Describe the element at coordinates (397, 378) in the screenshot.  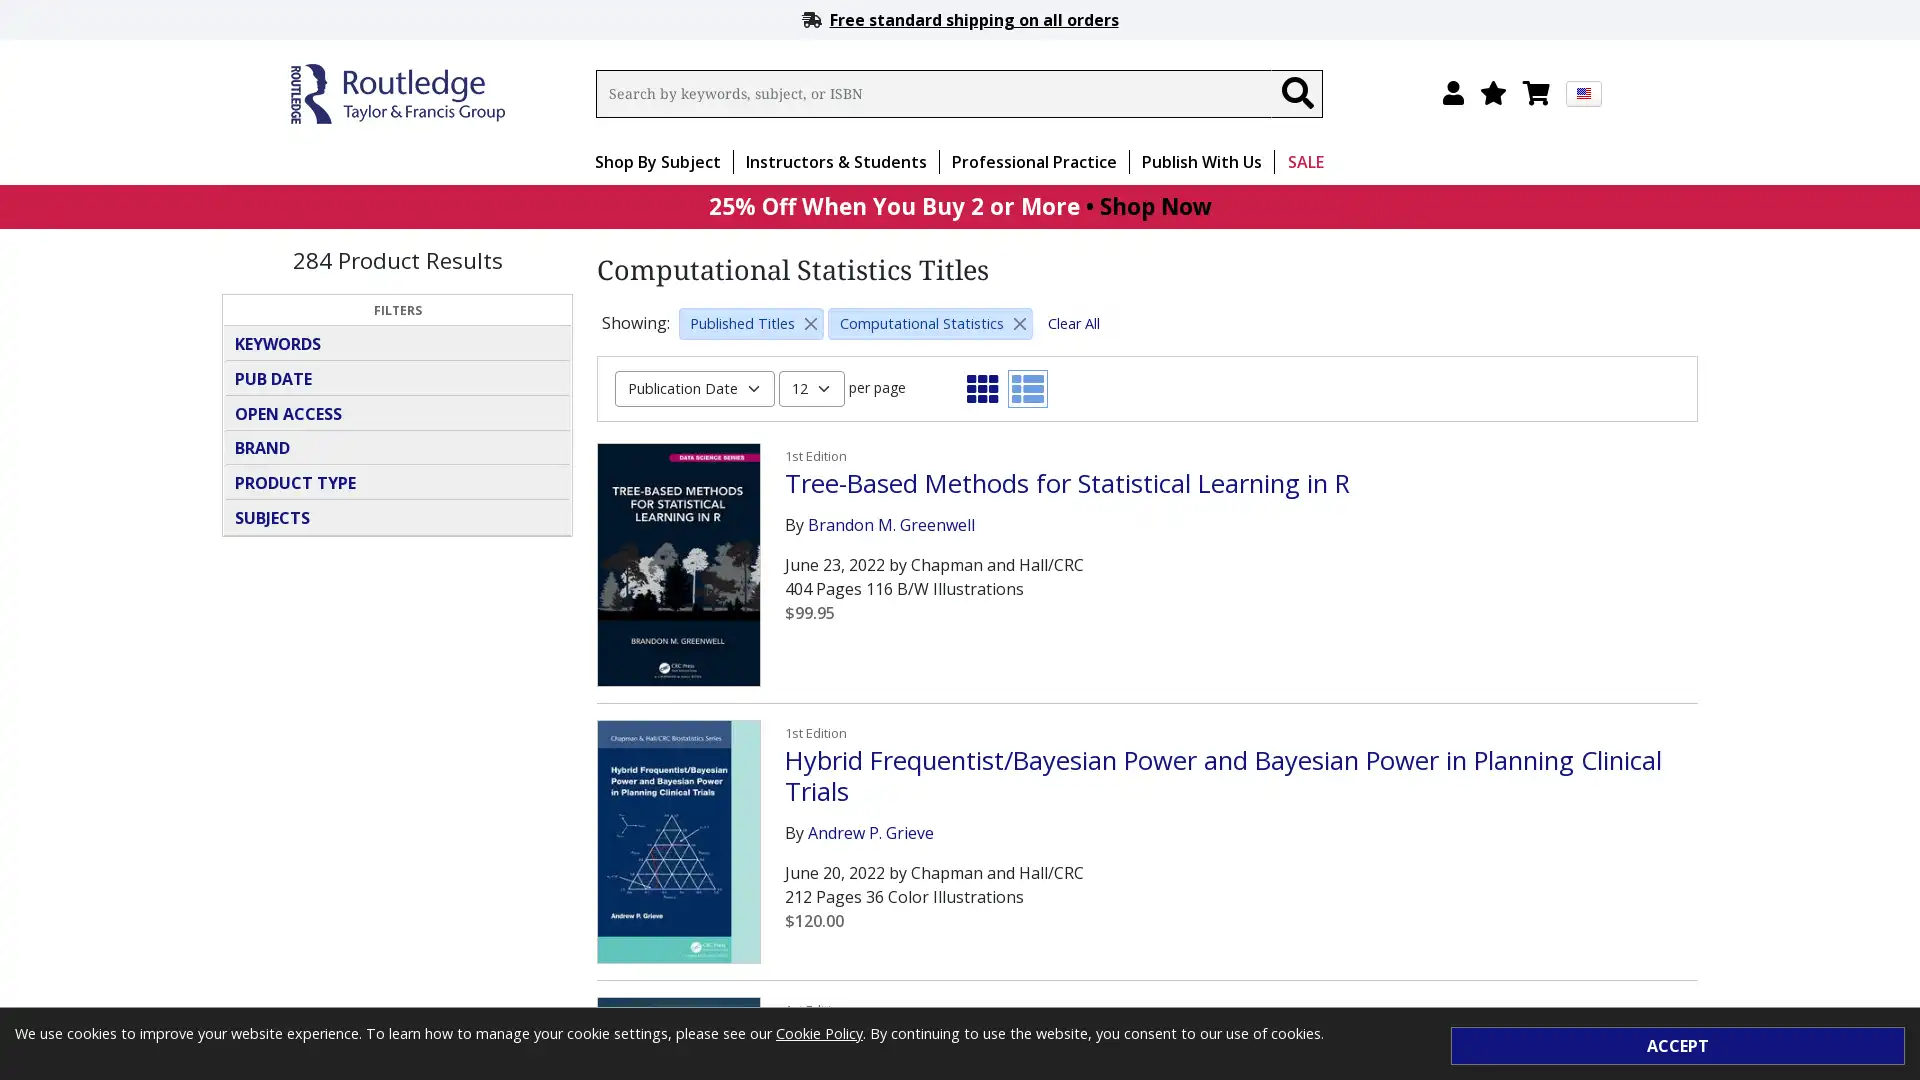
I see `PUB DATE` at that location.